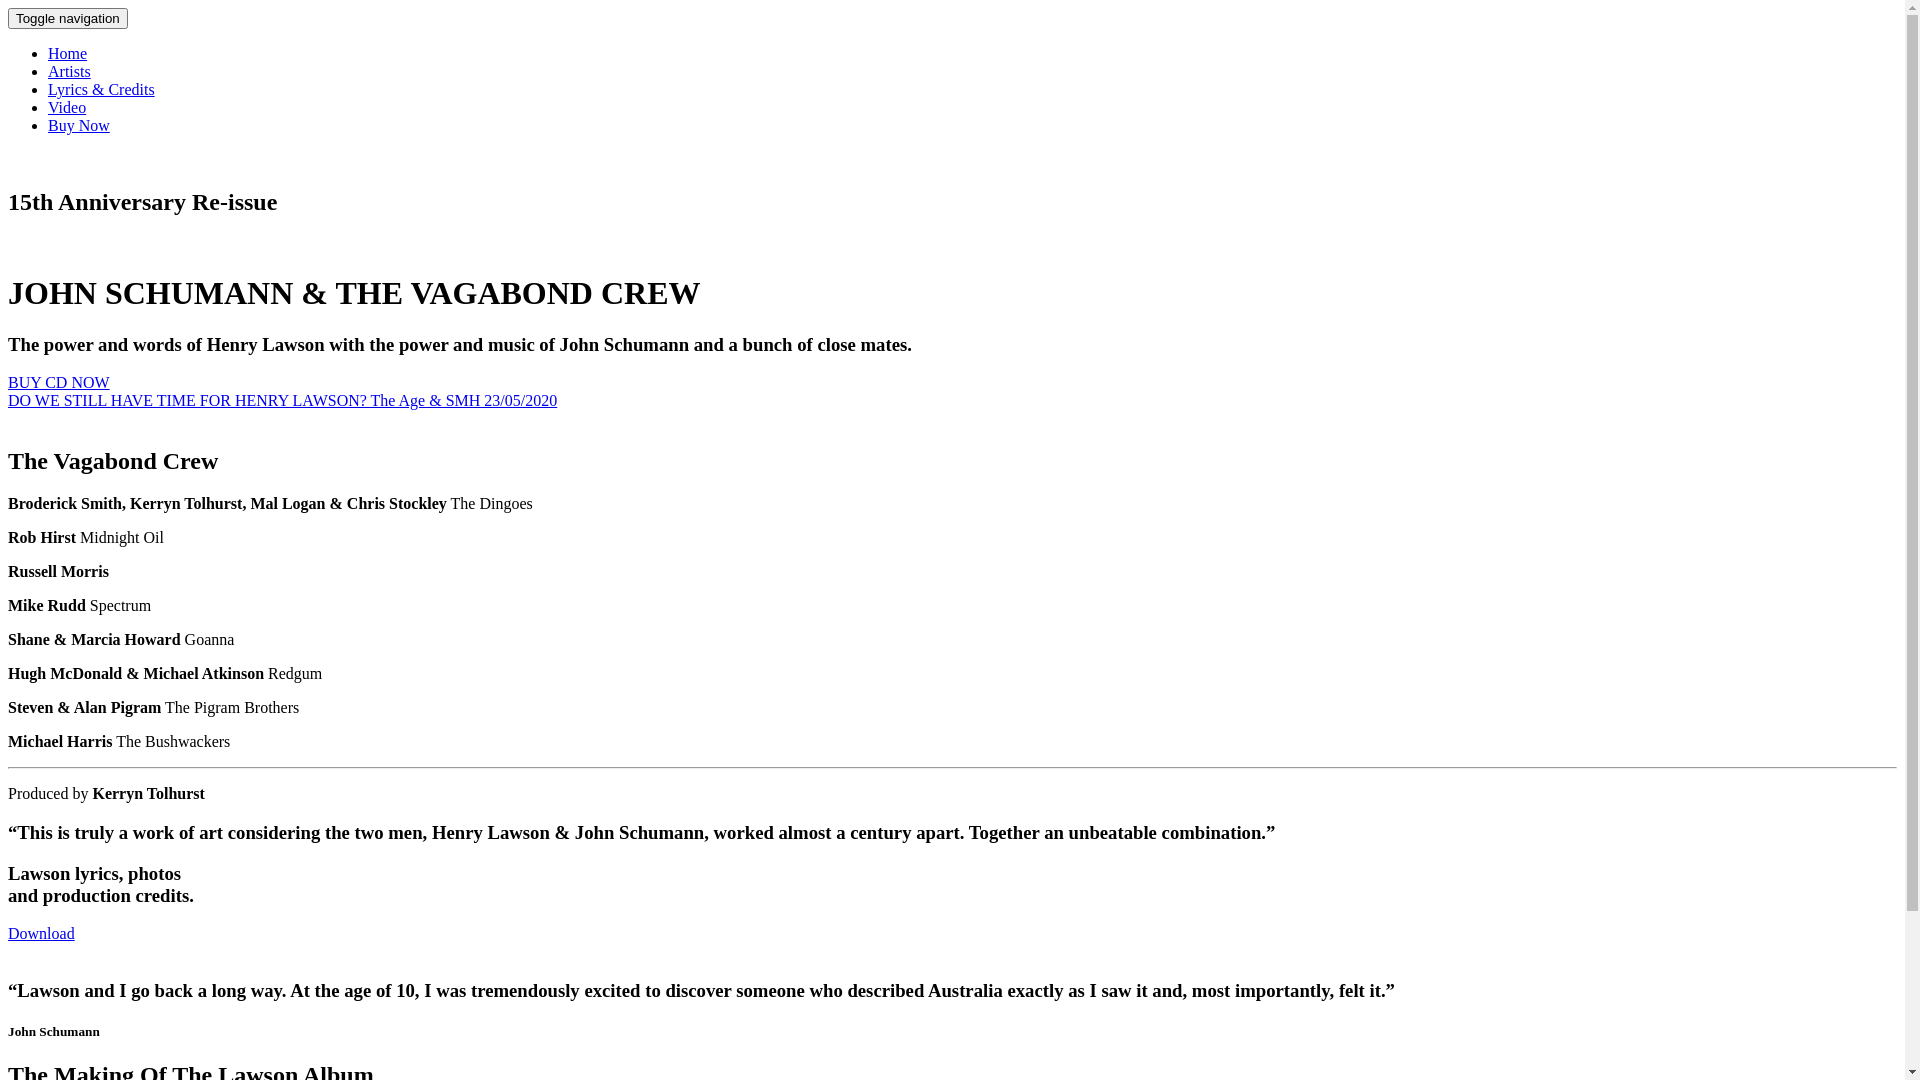 The height and width of the screenshot is (1080, 1920). What do you see at coordinates (67, 18) in the screenshot?
I see `'Toggle navigation'` at bounding box center [67, 18].